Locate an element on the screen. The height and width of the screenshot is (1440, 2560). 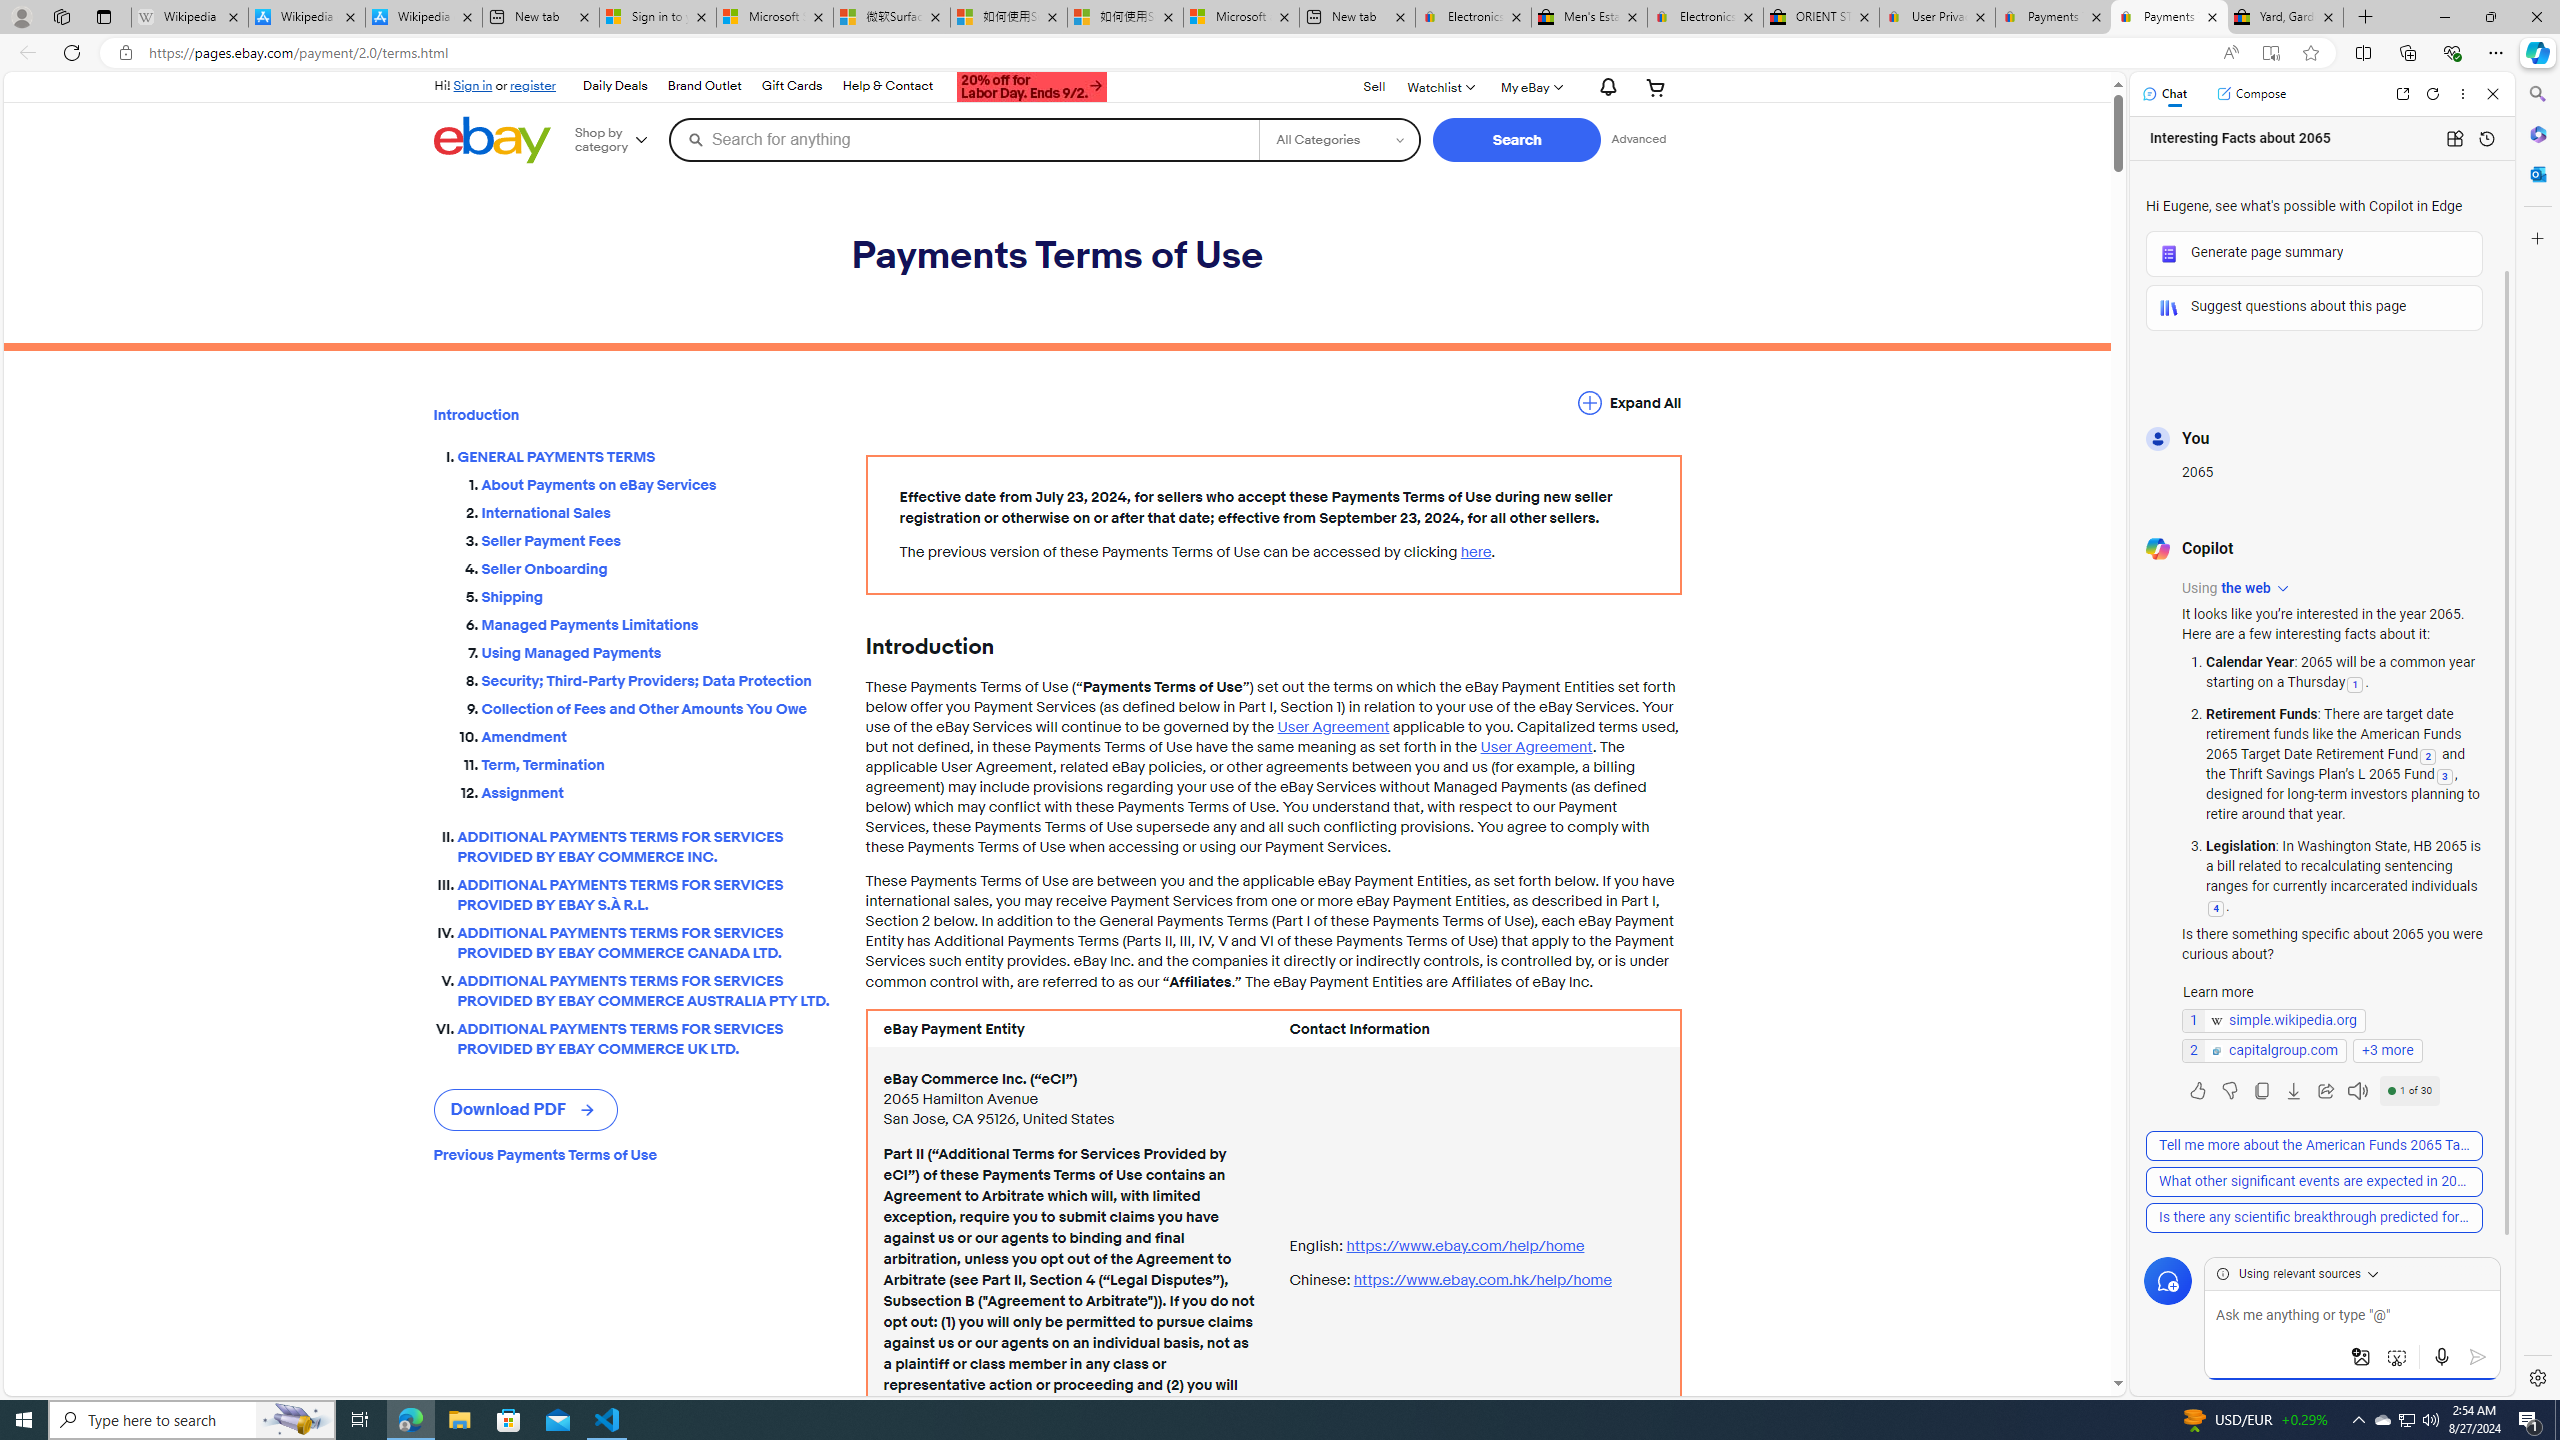
'Seller Payment Fees' is located at coordinates (656, 536).